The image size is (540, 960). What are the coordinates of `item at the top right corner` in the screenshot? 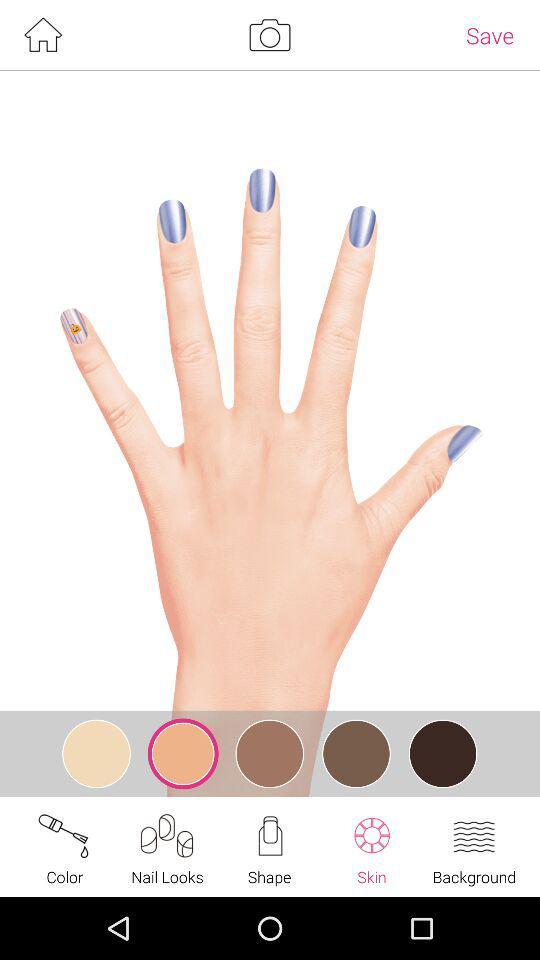 It's located at (489, 34).